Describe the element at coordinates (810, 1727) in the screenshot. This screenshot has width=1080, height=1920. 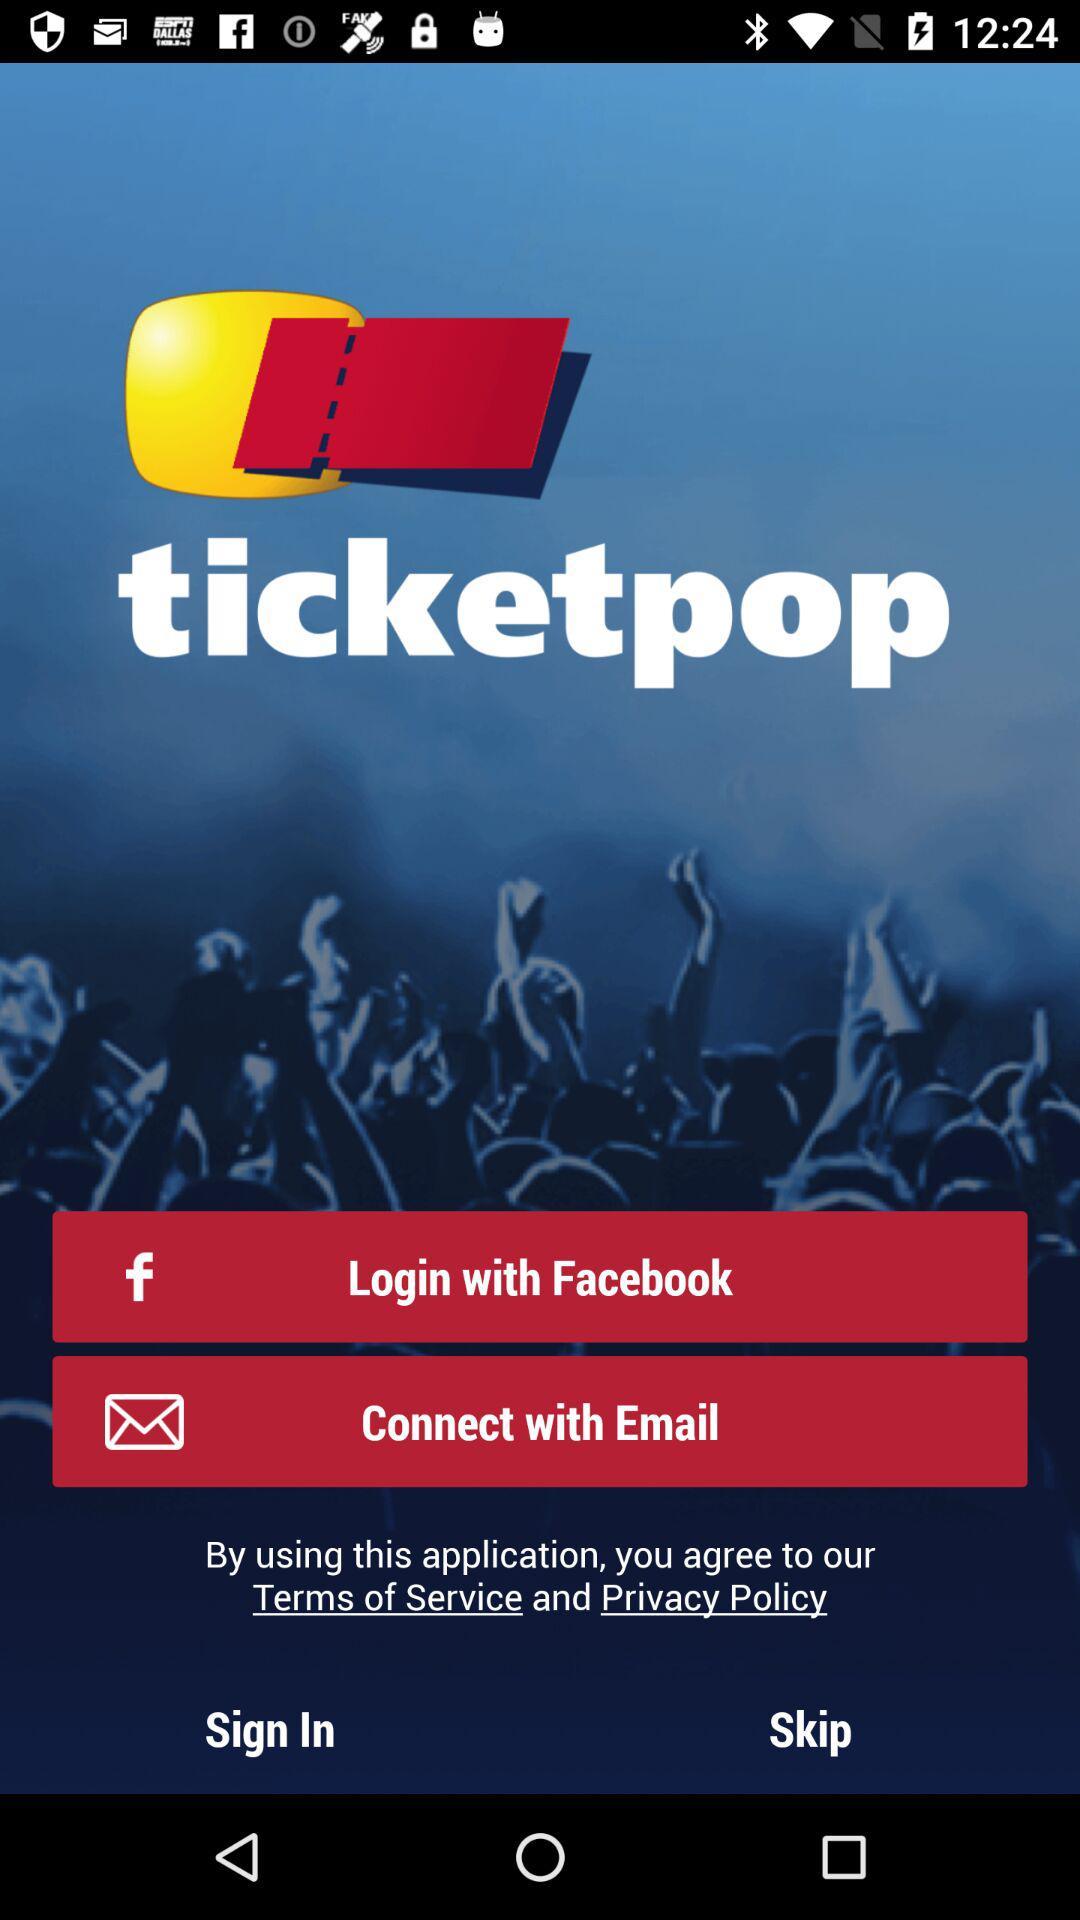
I see `skip` at that location.